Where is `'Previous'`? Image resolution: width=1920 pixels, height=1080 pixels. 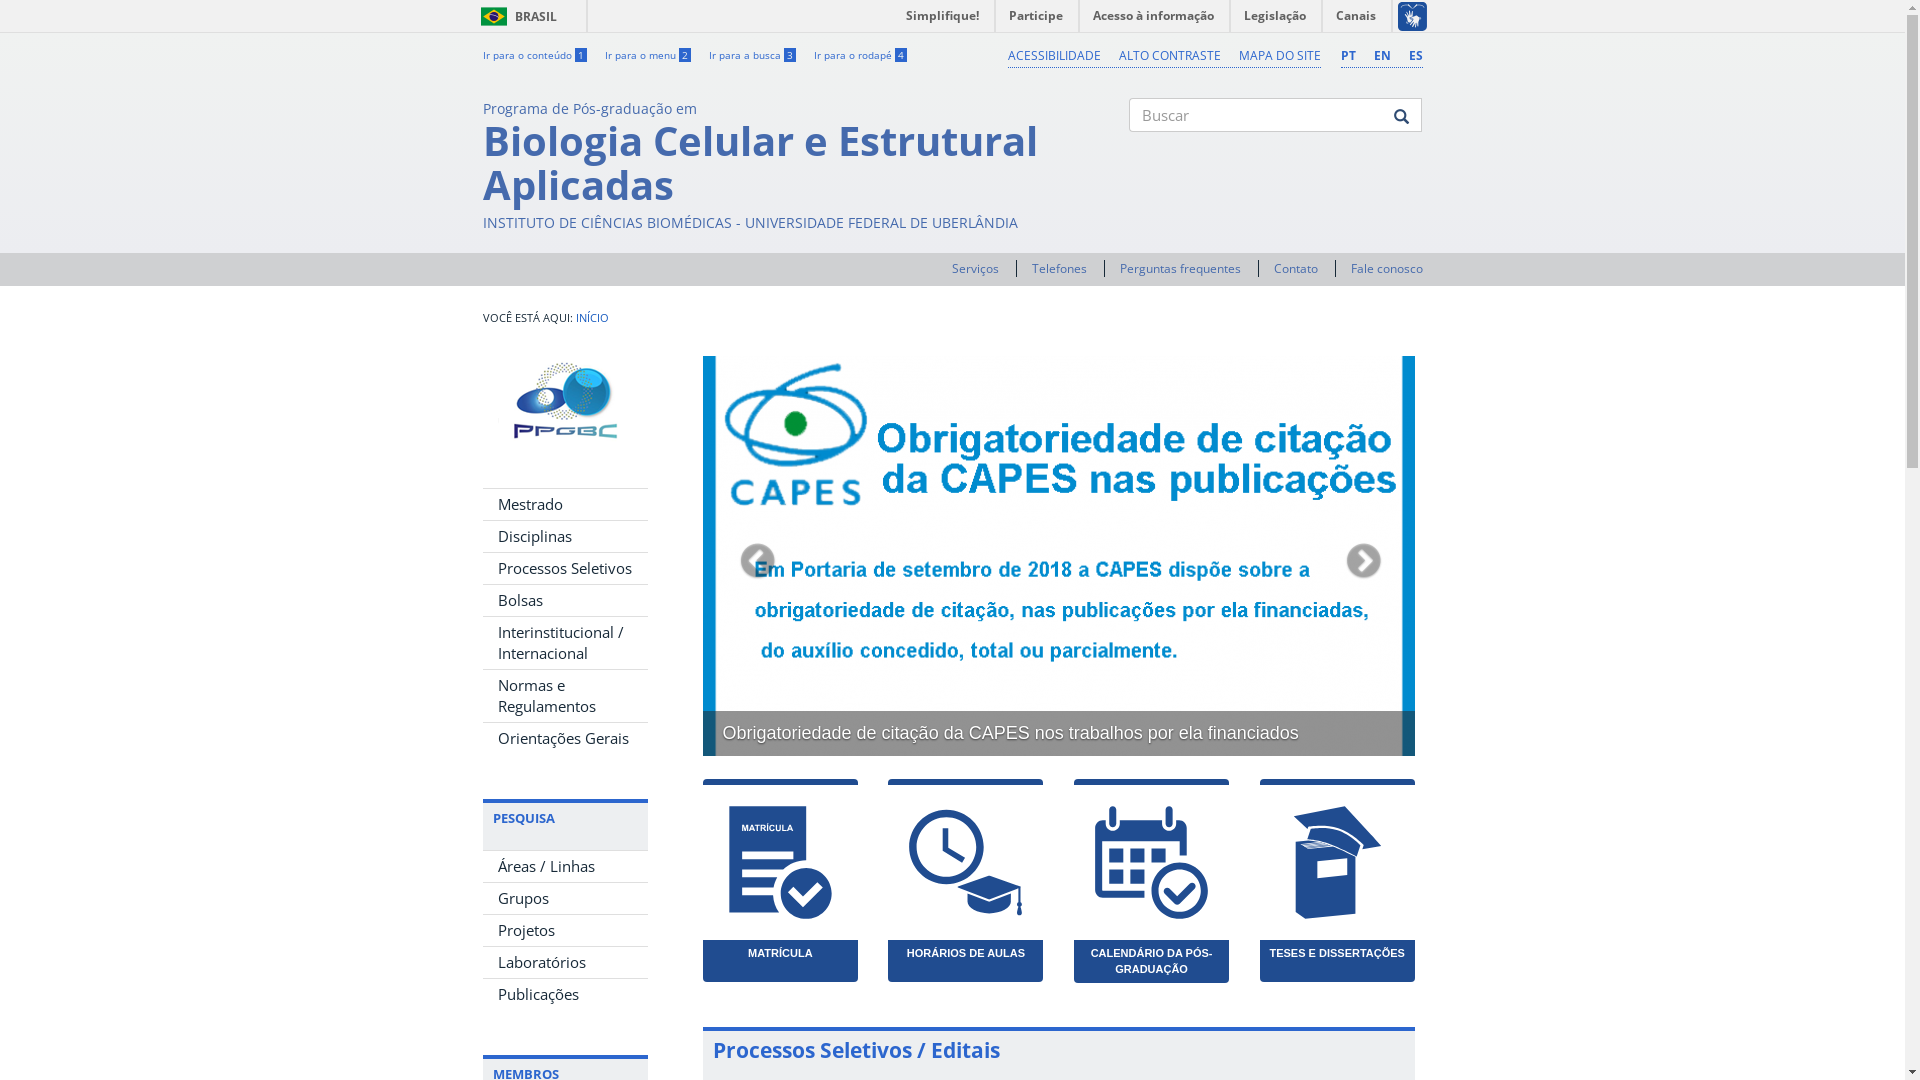
'Previous' is located at coordinates (754, 555).